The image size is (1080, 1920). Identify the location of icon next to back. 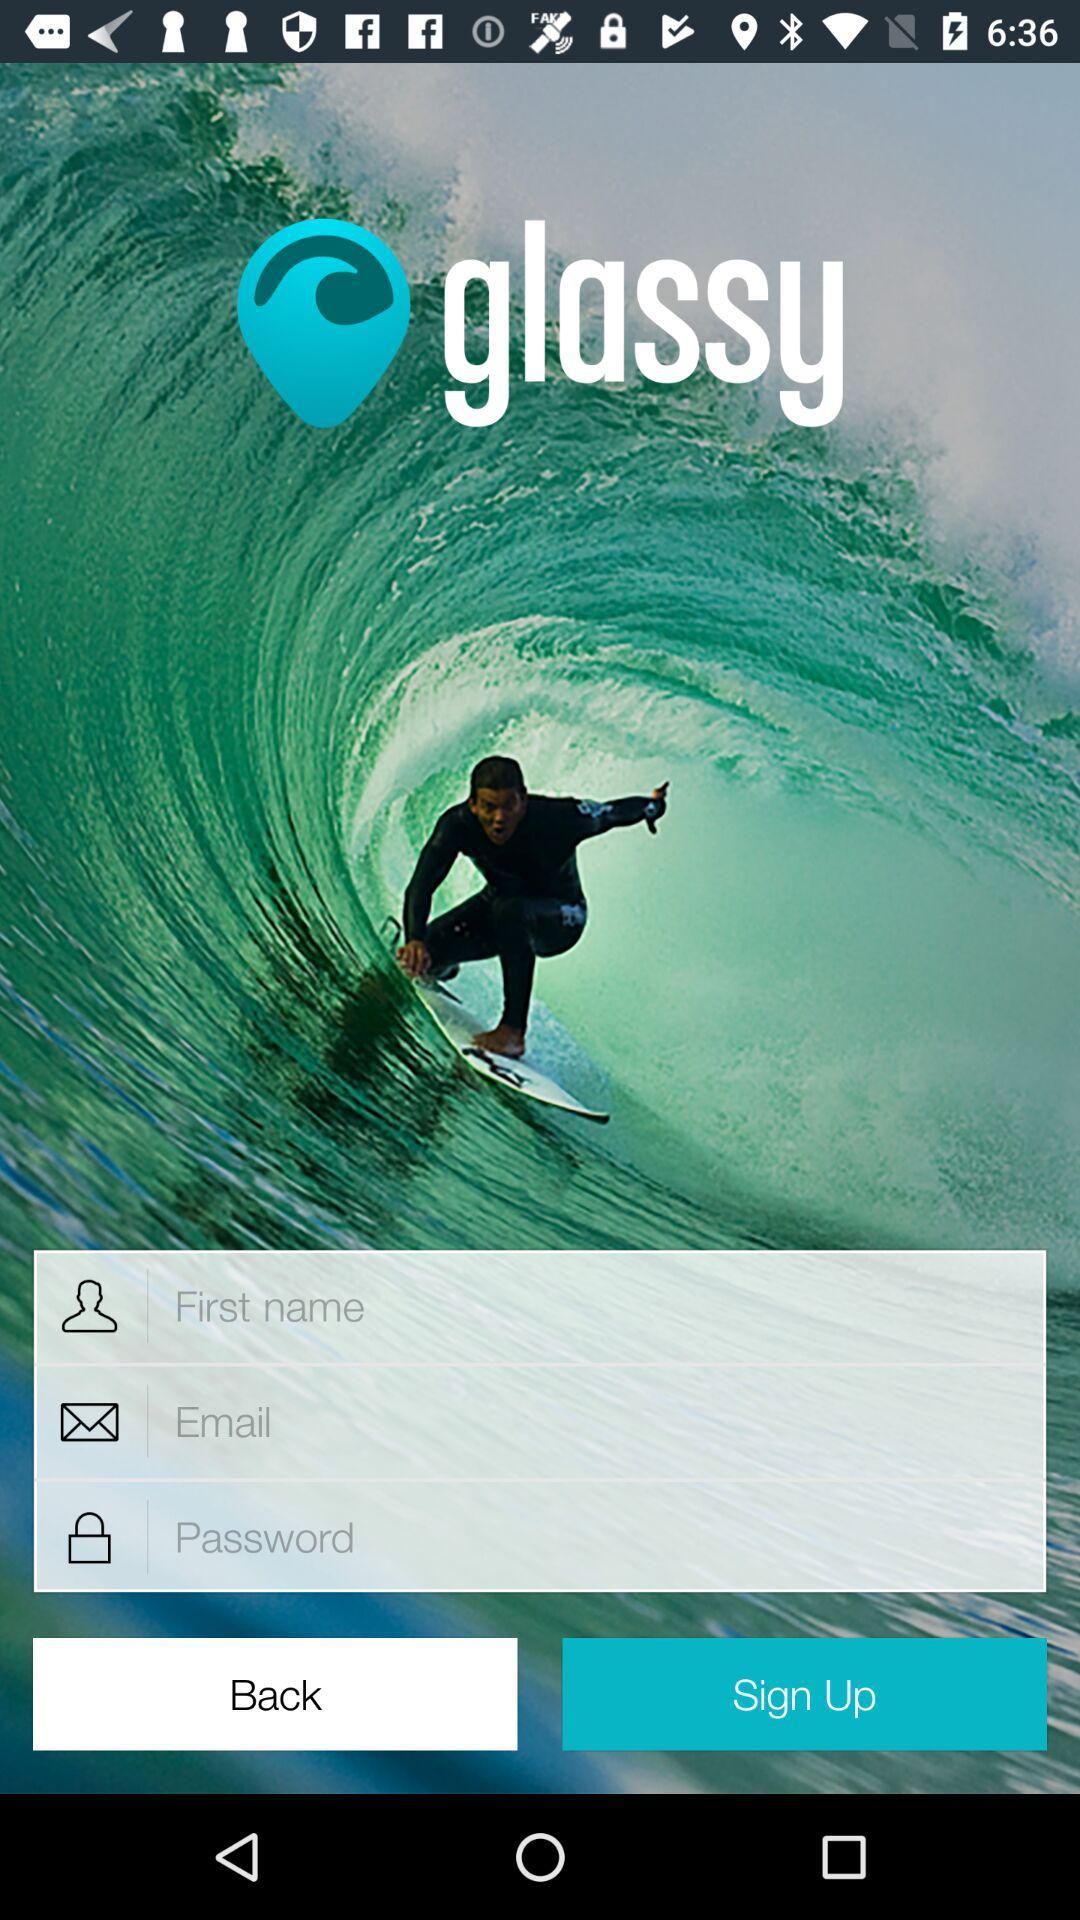
(803, 1693).